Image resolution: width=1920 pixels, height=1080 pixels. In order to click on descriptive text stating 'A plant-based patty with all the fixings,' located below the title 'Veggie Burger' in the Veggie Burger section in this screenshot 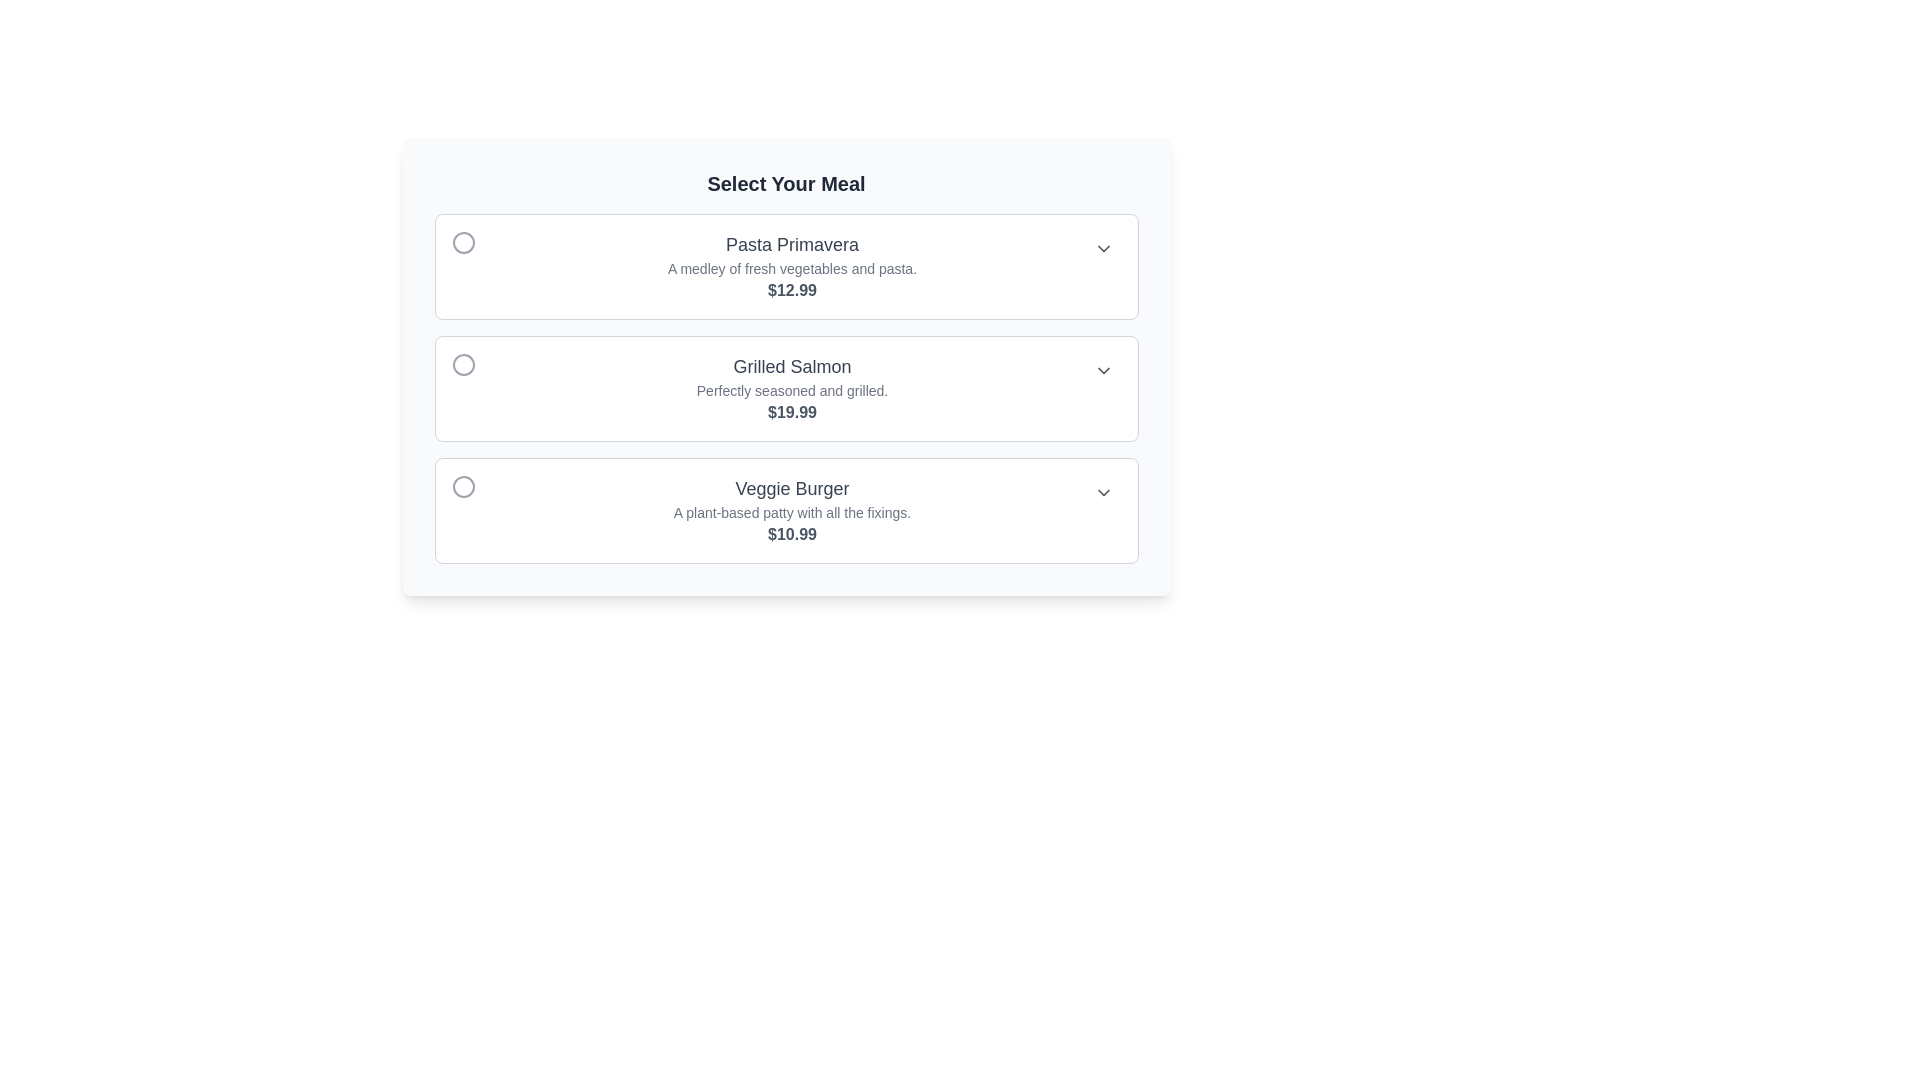, I will do `click(791, 512)`.